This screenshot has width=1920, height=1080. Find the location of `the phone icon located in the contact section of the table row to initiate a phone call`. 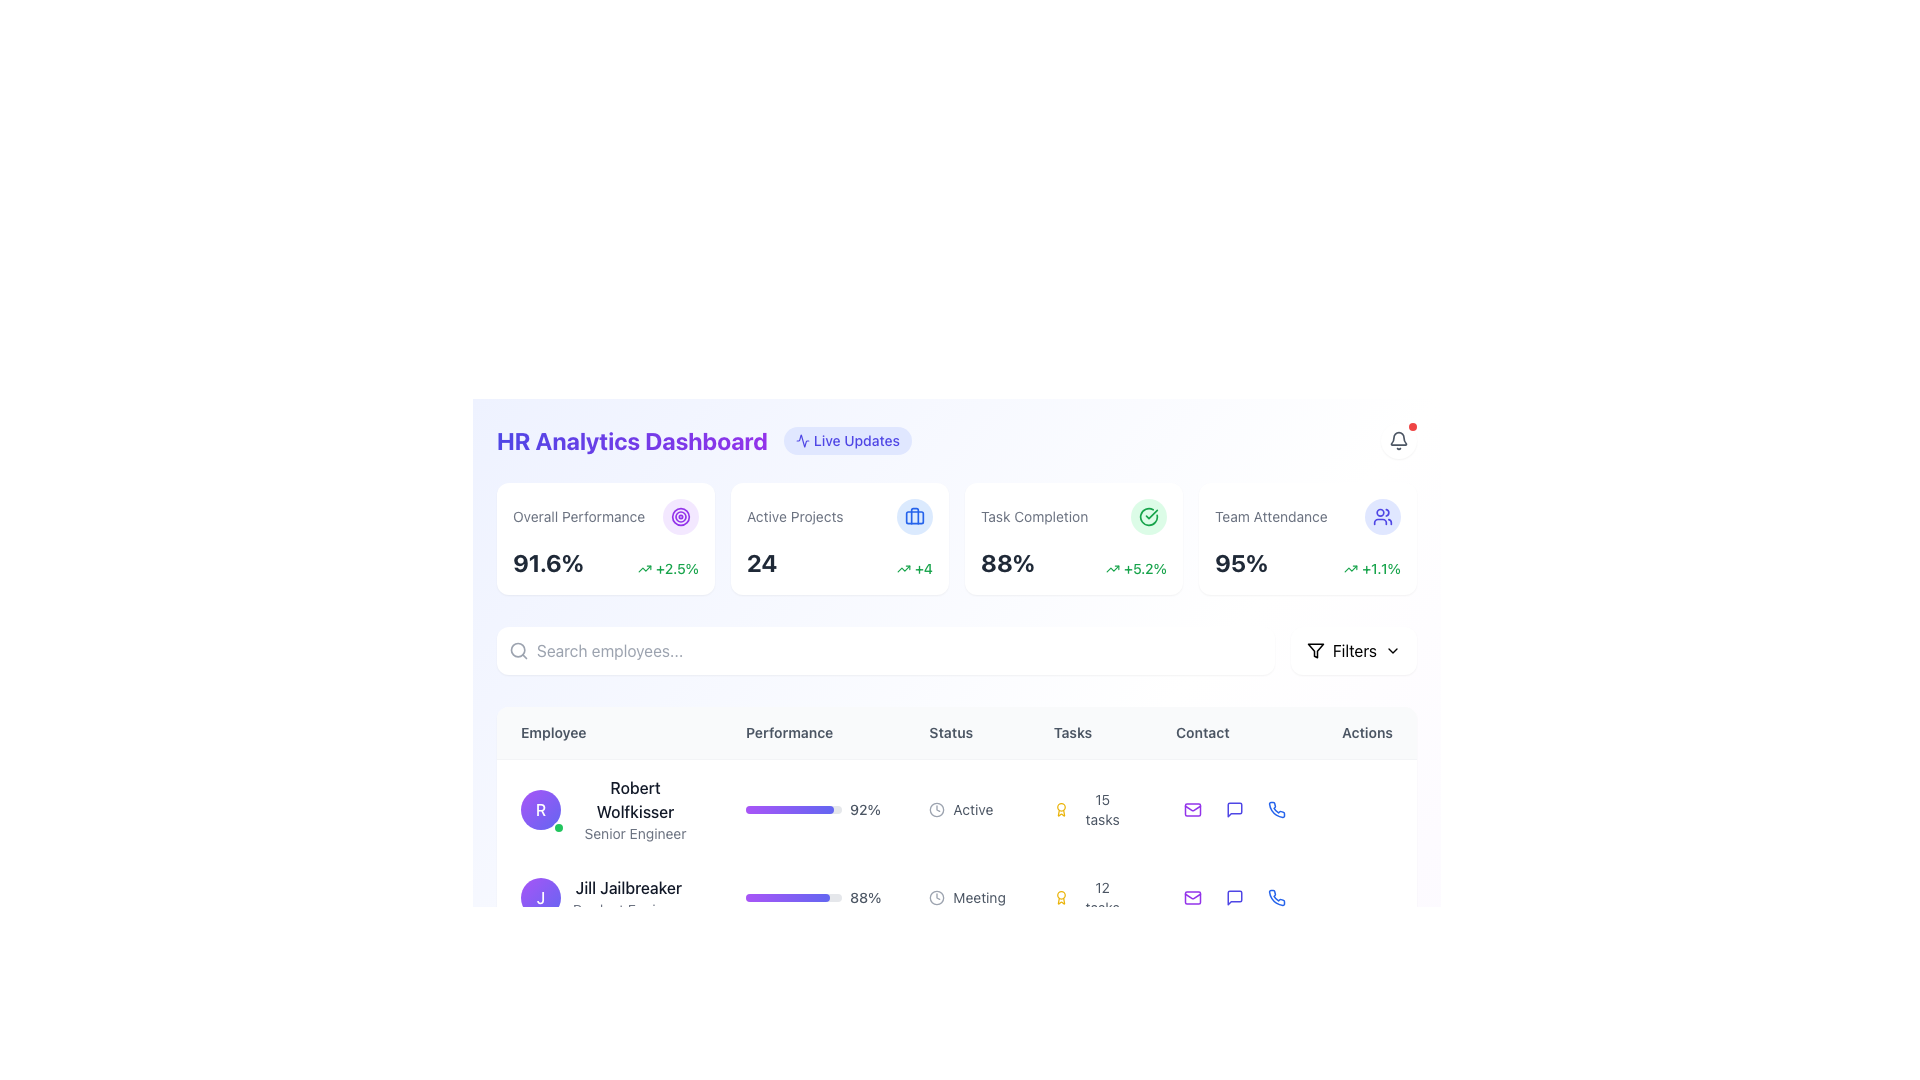

the phone icon located in the contact section of the table row to initiate a phone call is located at coordinates (1276, 897).